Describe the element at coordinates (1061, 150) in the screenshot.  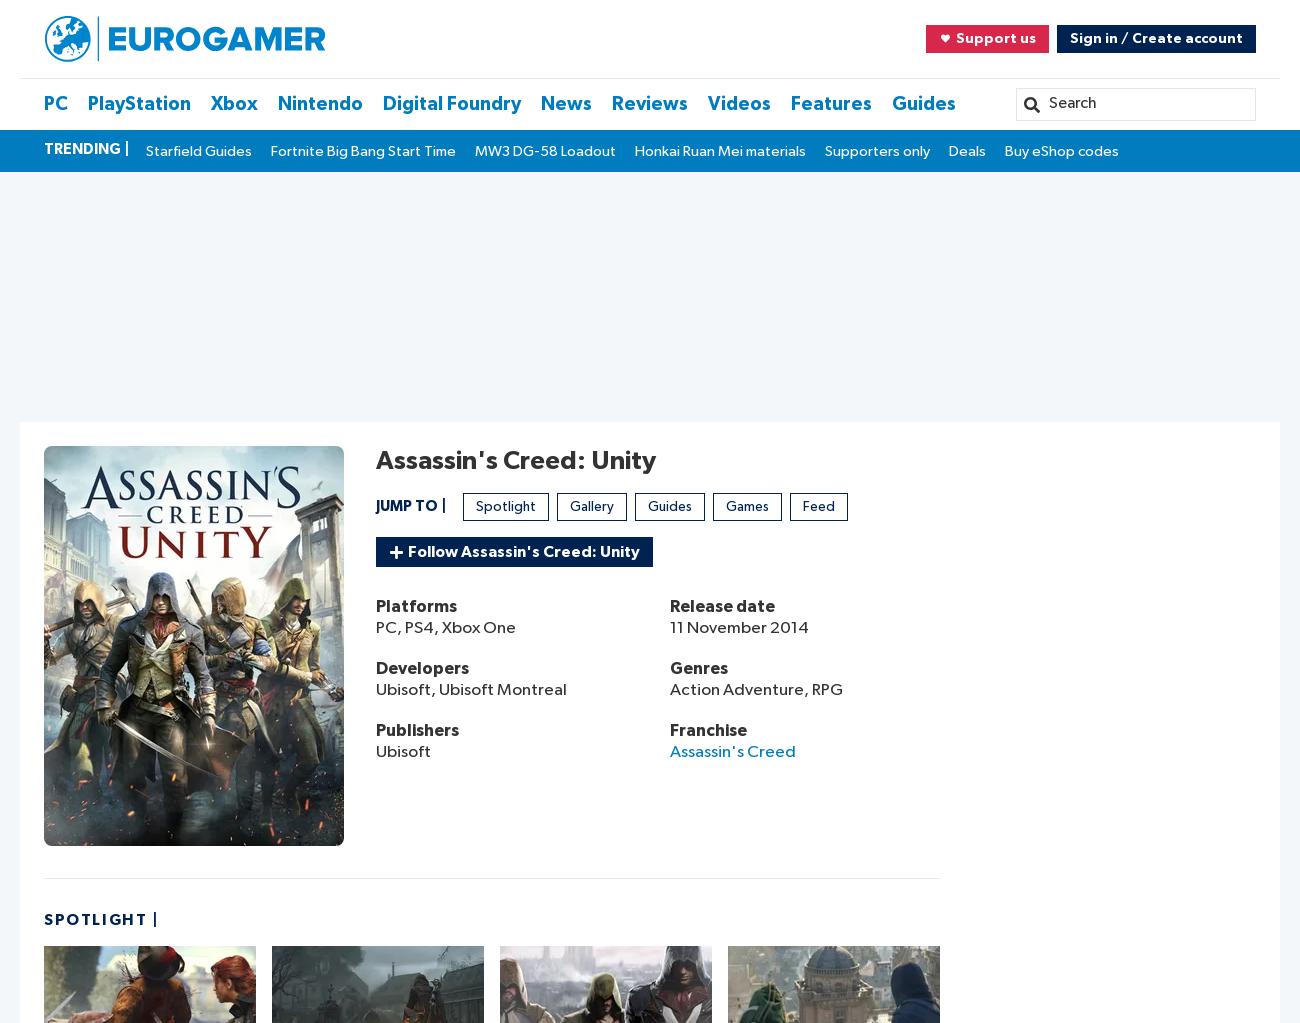
I see `'Buy eShop codes'` at that location.